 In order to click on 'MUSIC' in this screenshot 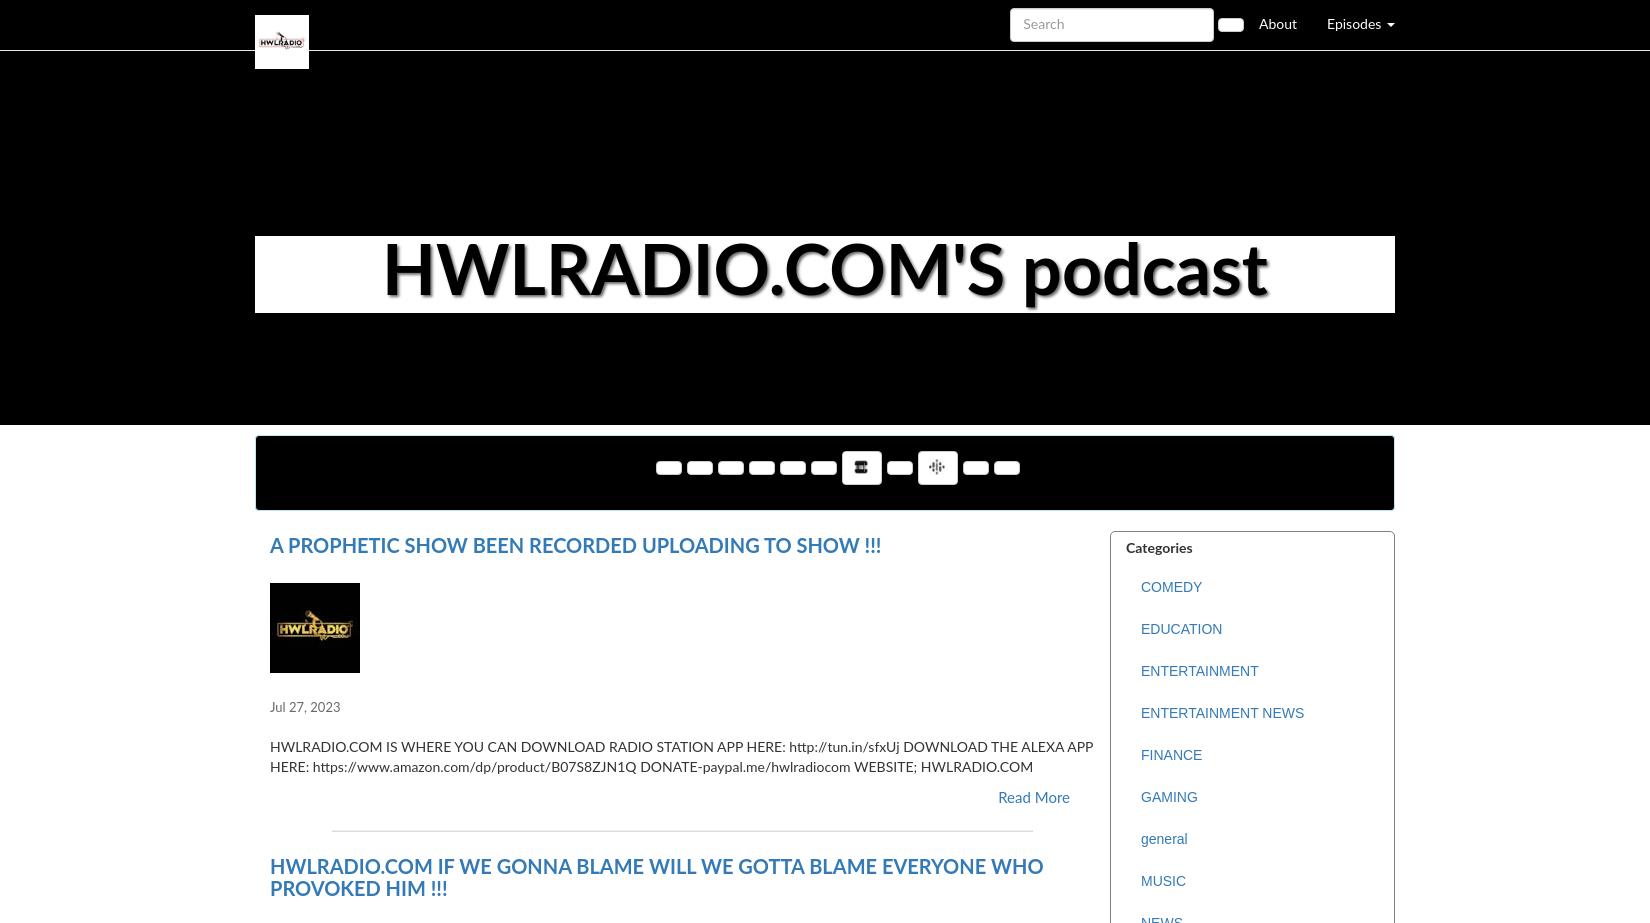, I will do `click(1163, 880)`.